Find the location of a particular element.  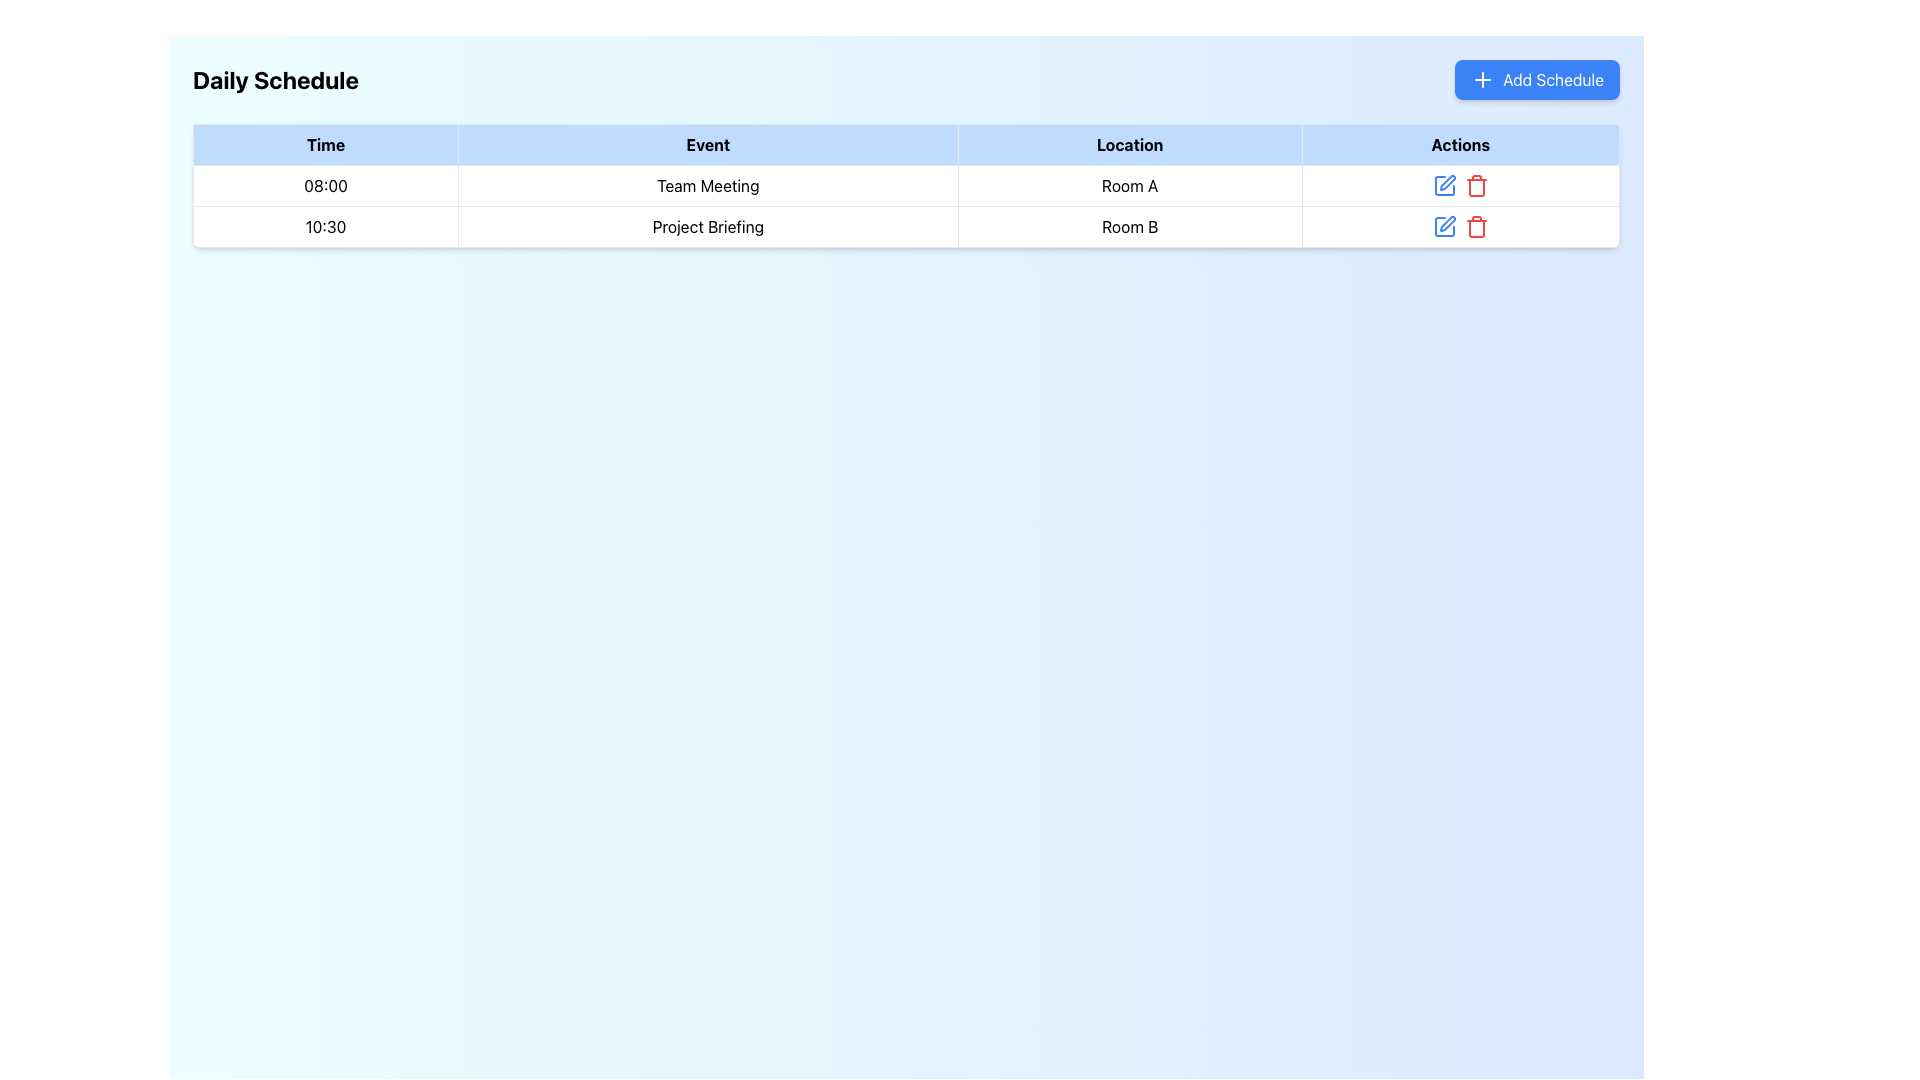

the second row in the table that displays details about a scheduled meeting is located at coordinates (905, 226).